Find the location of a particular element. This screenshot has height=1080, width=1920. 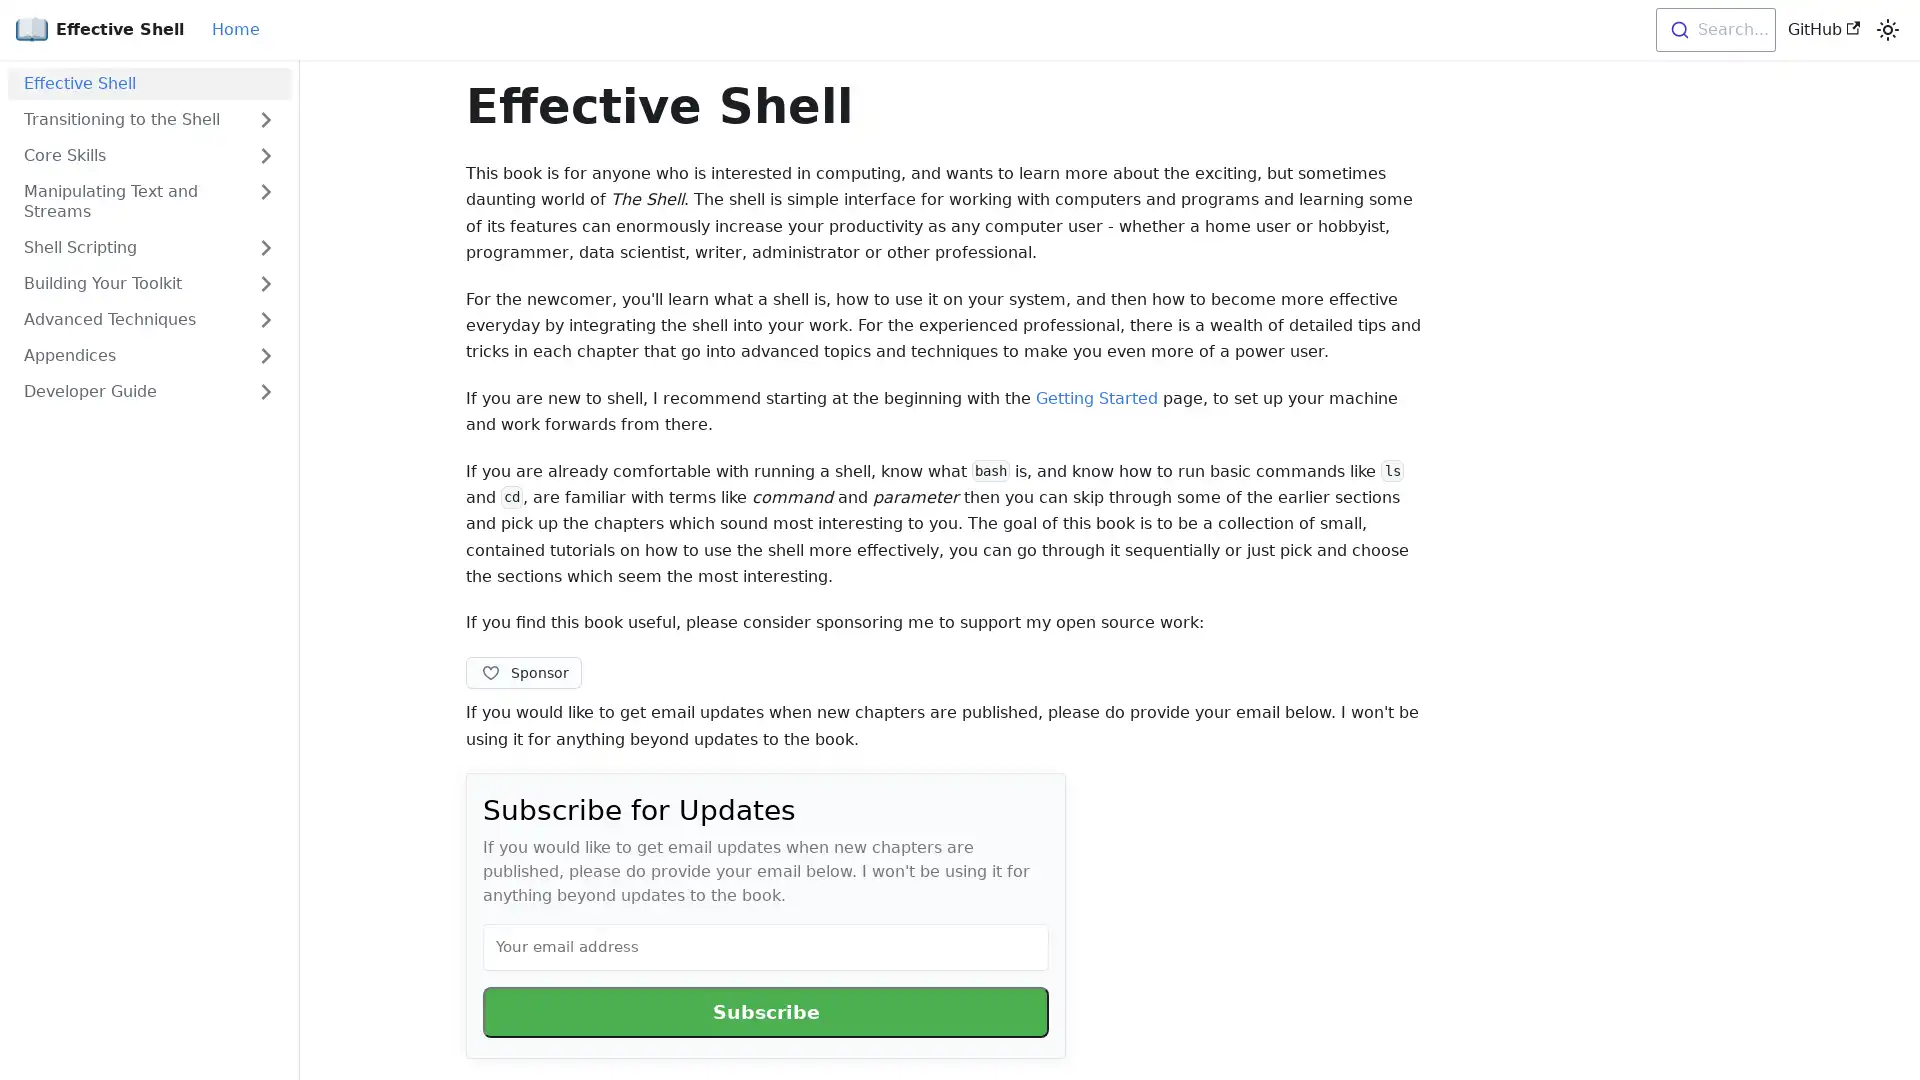

Search... is located at coordinates (1713, 30).